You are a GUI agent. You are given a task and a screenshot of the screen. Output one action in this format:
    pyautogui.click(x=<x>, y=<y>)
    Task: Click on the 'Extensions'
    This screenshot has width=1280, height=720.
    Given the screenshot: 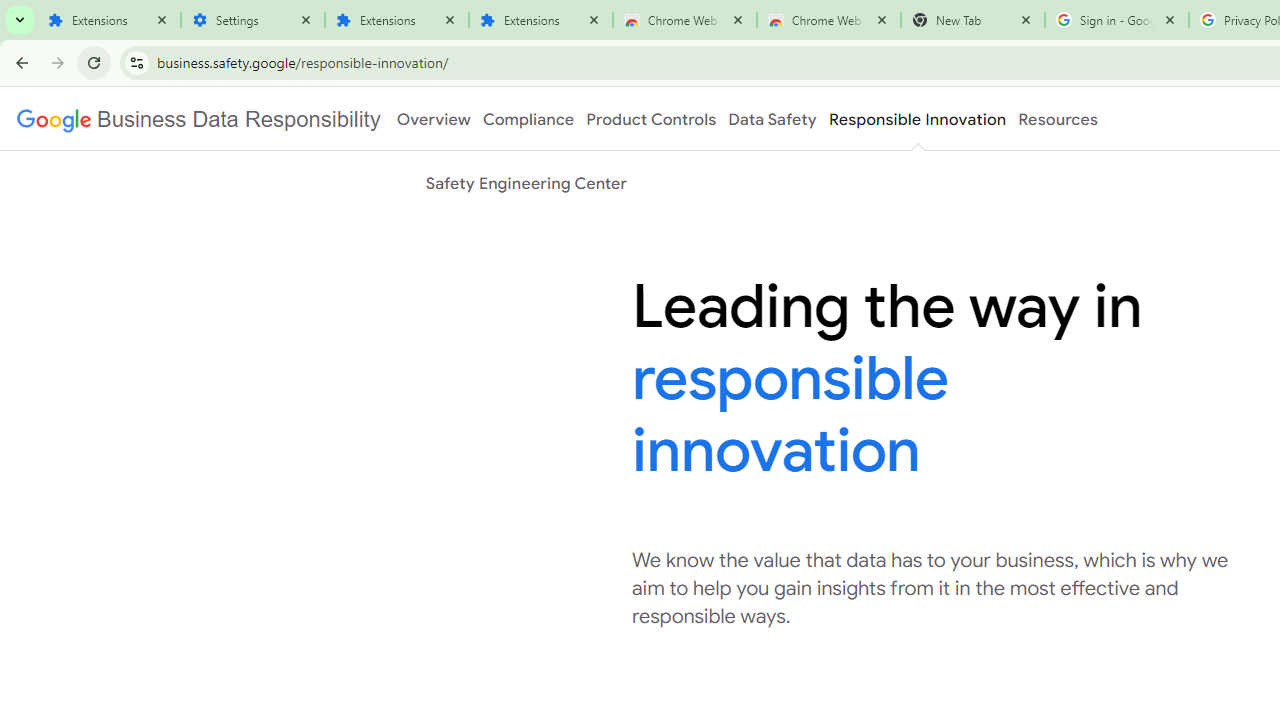 What is the action you would take?
    pyautogui.click(x=540, y=20)
    